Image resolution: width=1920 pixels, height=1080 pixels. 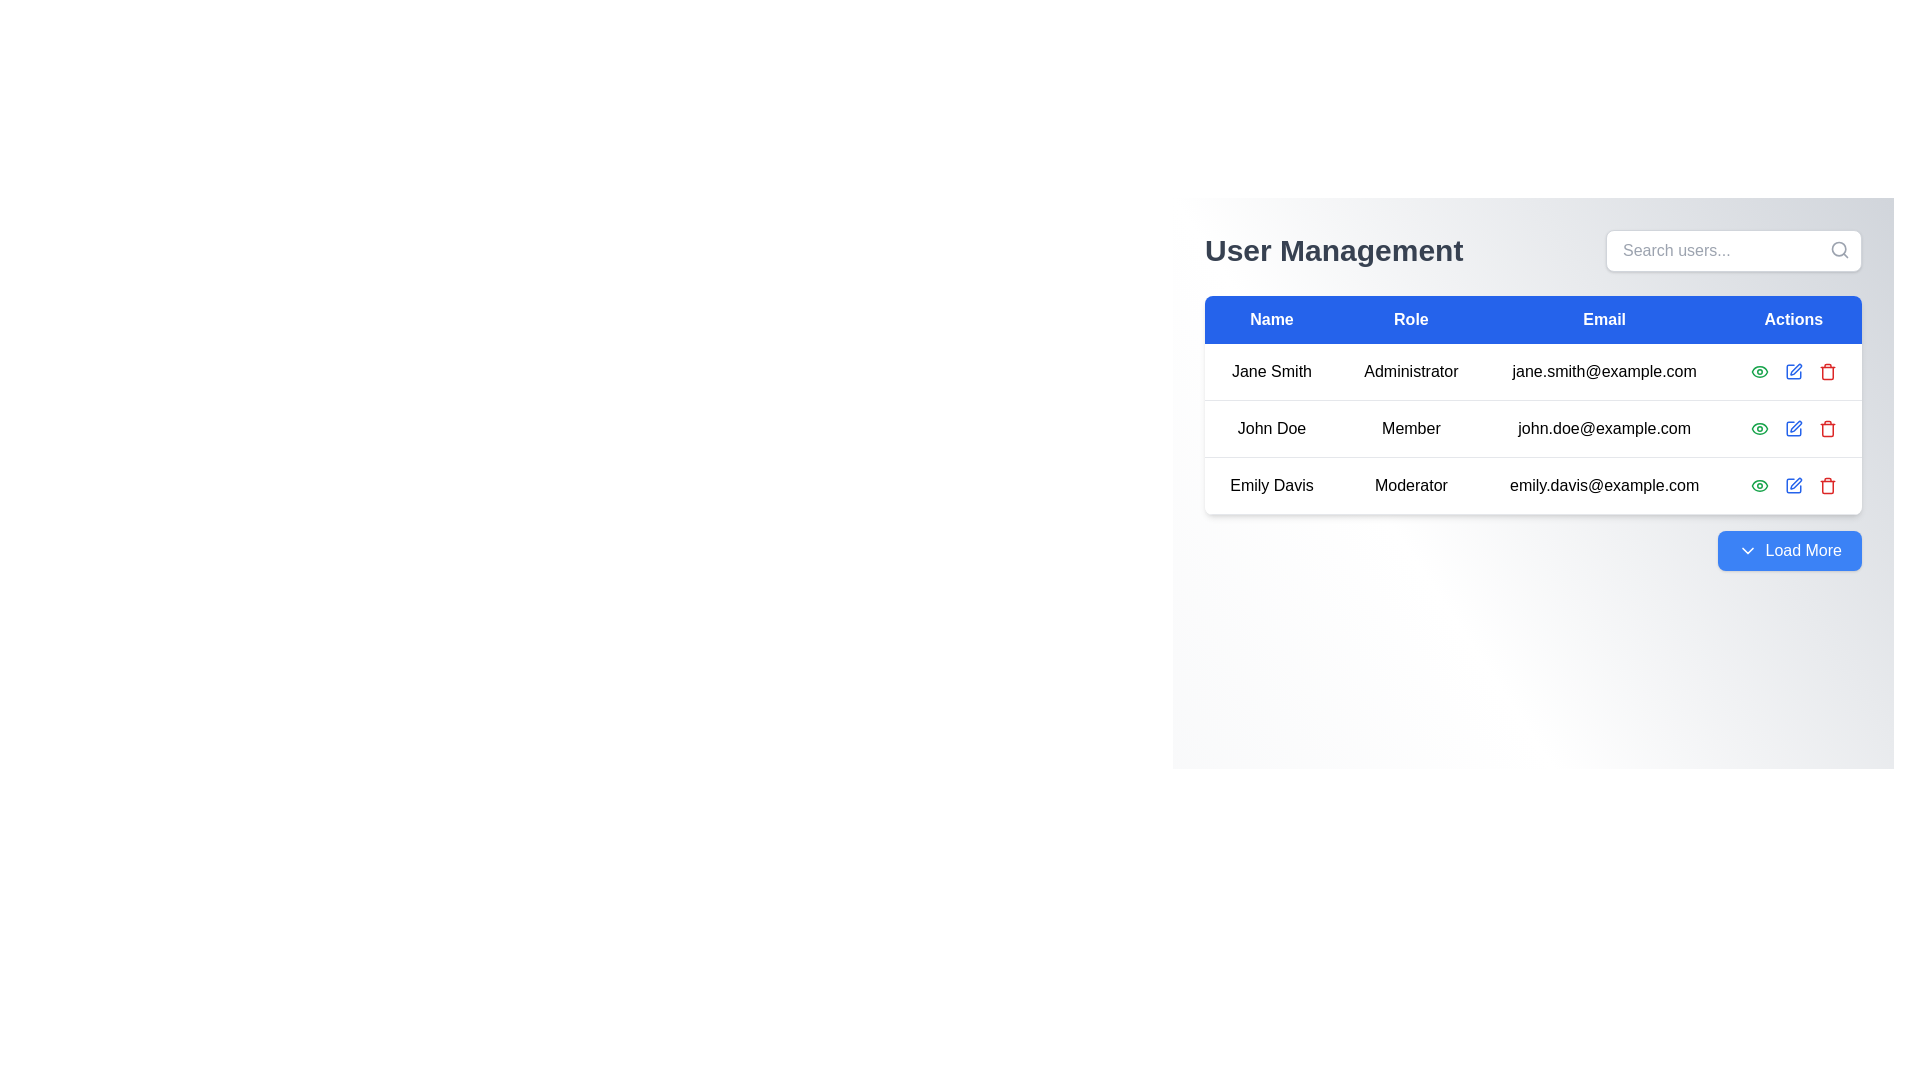 What do you see at coordinates (1795, 483) in the screenshot?
I see `the edit icon for user 'Emily Davis' in the Actions column of the user management table` at bounding box center [1795, 483].